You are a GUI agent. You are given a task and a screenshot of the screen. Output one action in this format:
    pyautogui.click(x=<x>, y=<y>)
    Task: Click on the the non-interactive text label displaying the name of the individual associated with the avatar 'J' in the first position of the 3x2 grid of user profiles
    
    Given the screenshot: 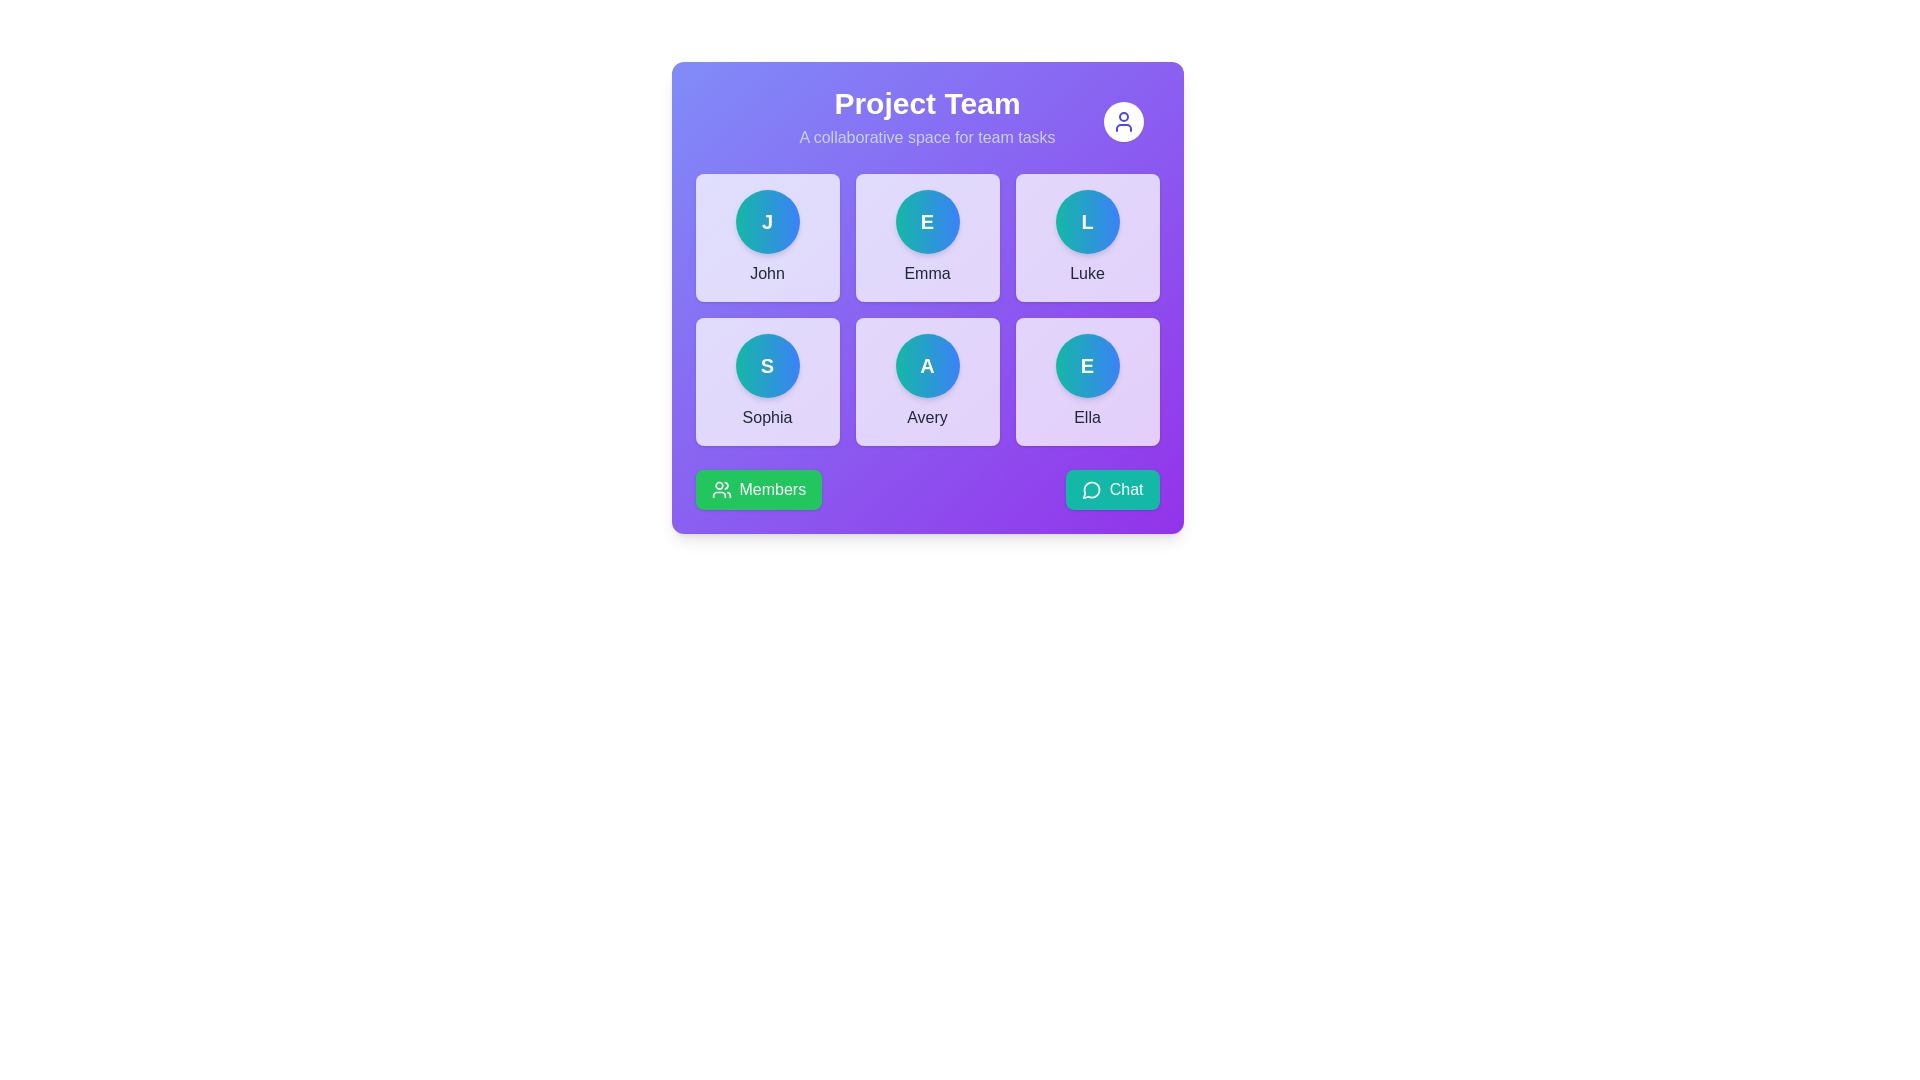 What is the action you would take?
    pyautogui.click(x=766, y=273)
    